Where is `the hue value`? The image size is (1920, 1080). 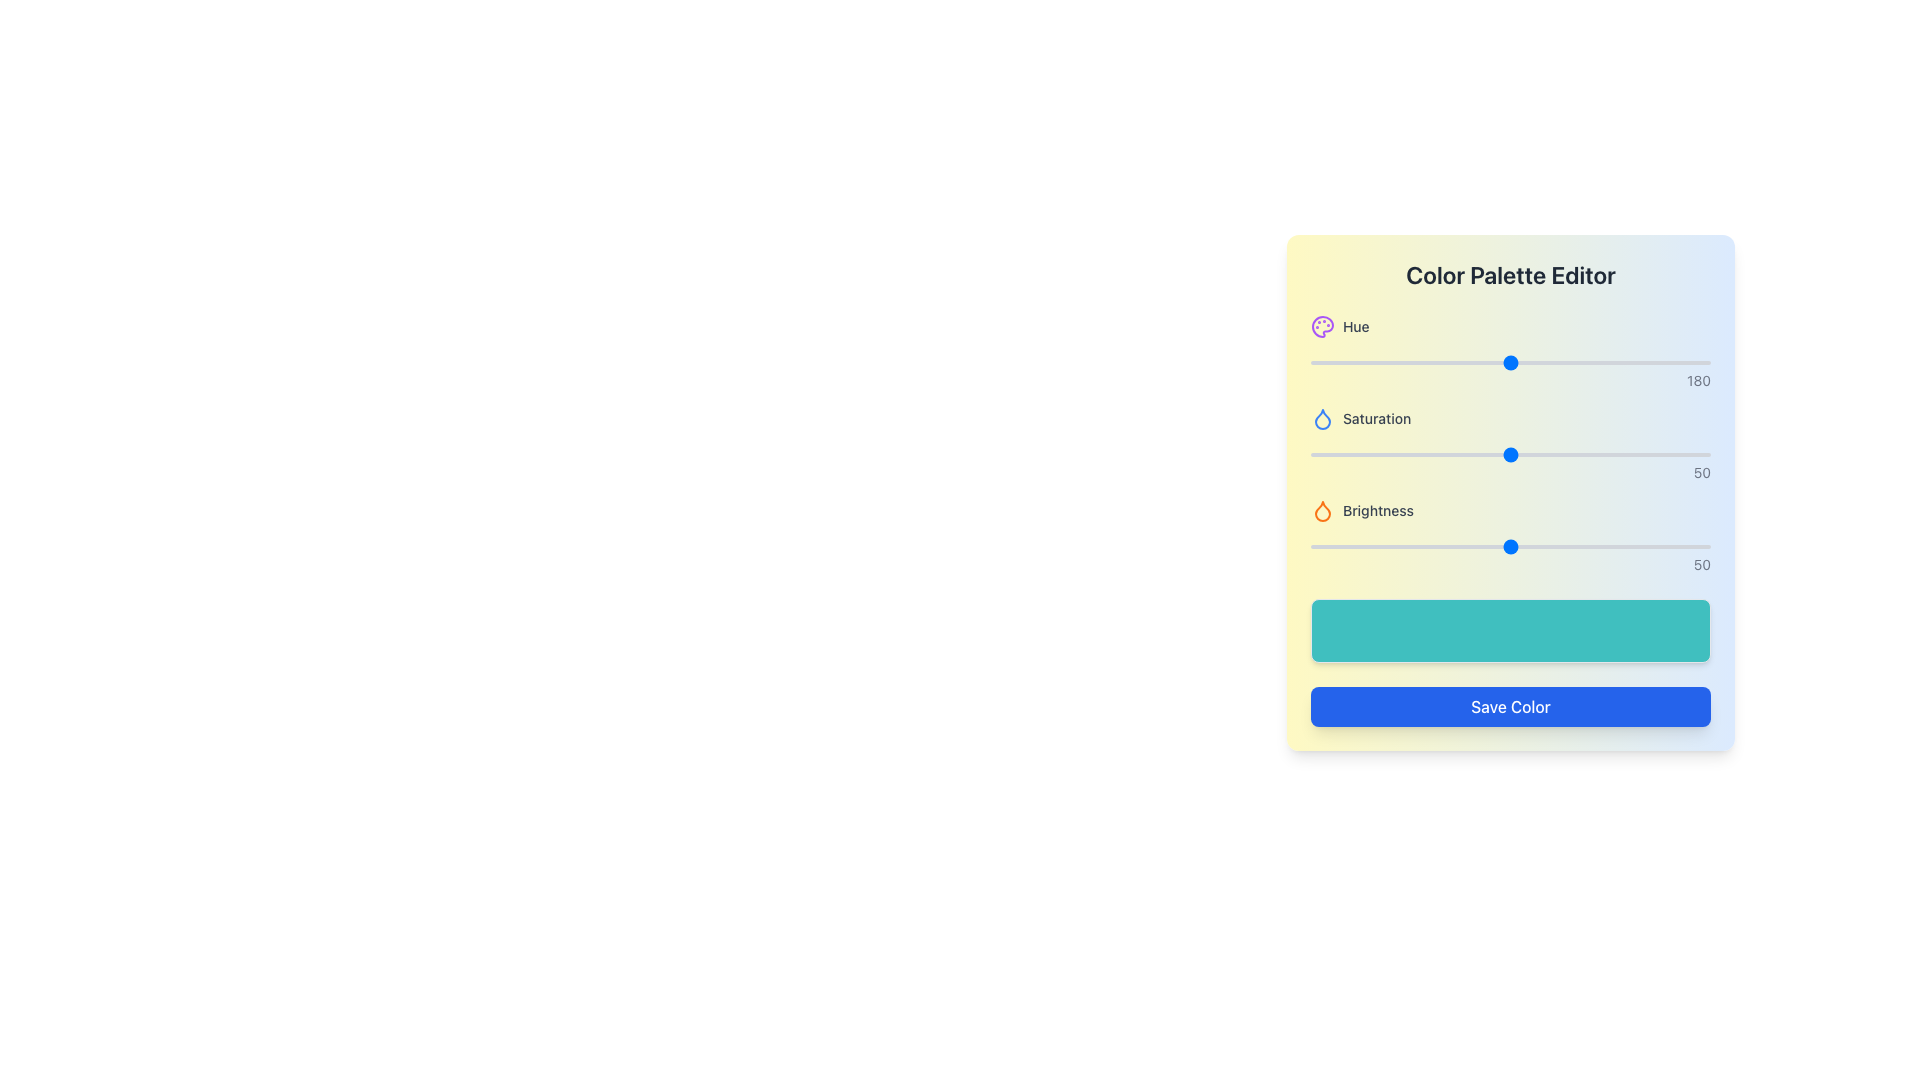 the hue value is located at coordinates (1595, 362).